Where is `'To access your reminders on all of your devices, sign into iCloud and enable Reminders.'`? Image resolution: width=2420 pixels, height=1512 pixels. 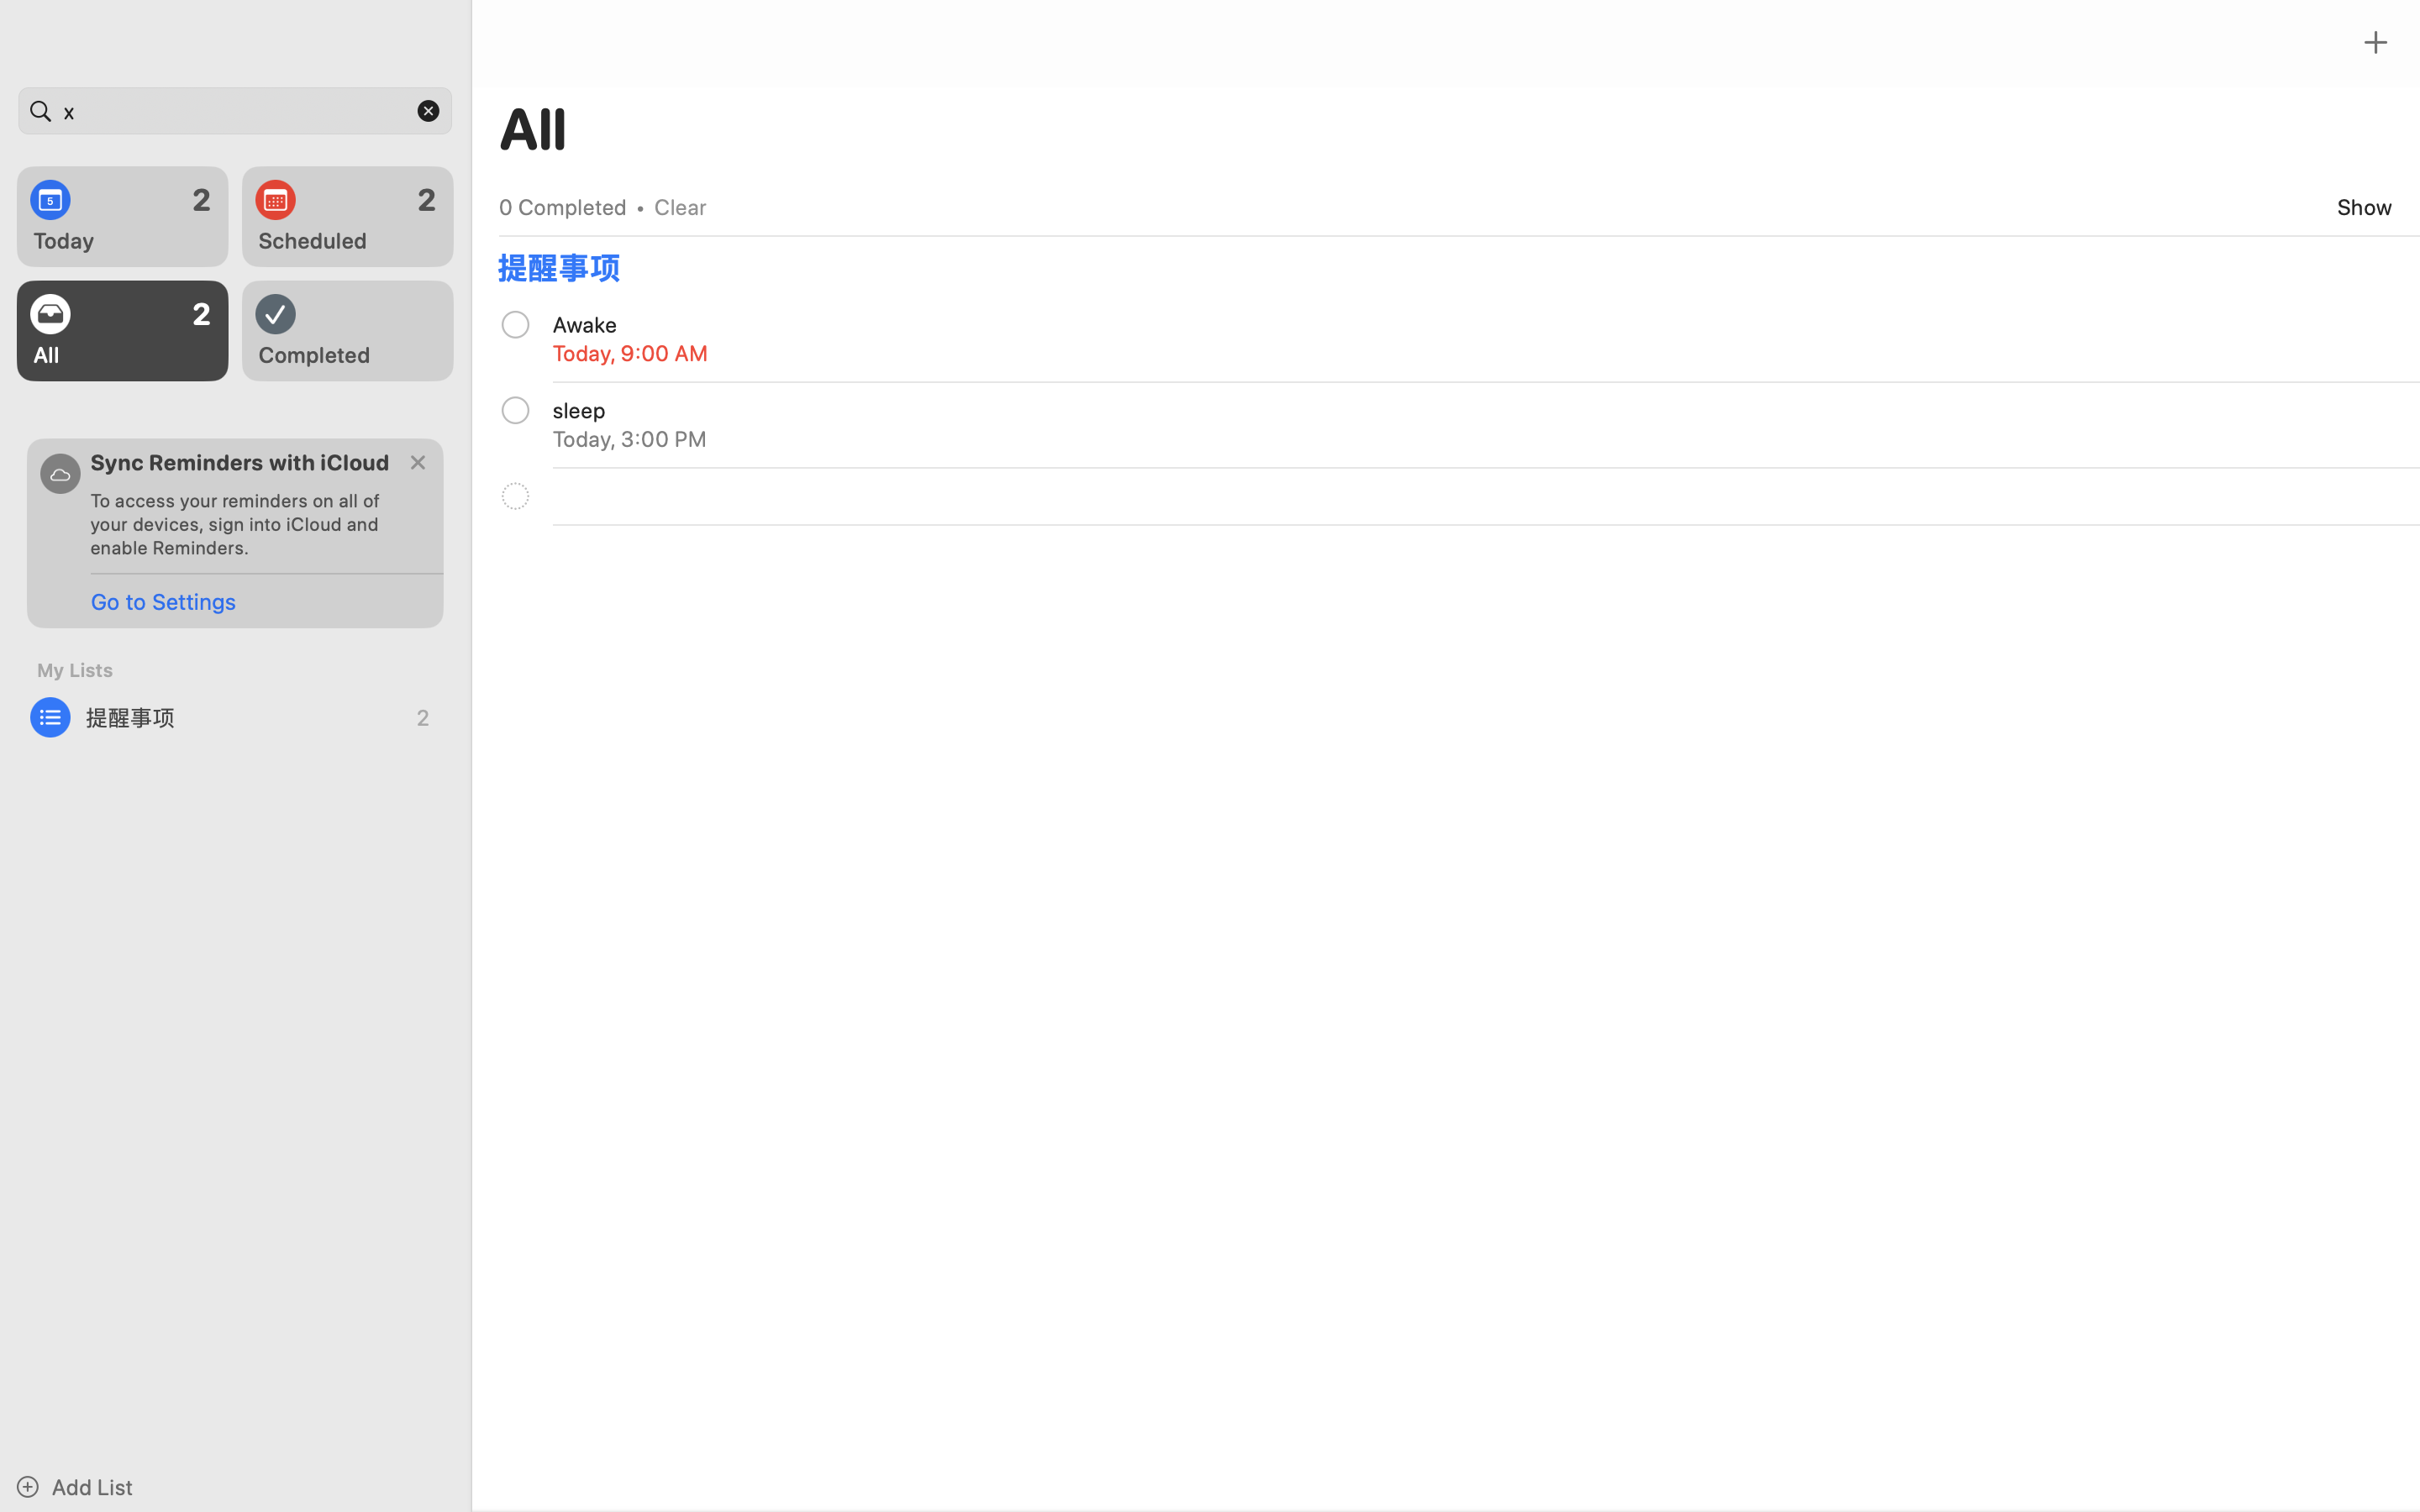
'To access your reminders on all of your devices, sign into iCloud and enable Reminders.' is located at coordinates (242, 522).